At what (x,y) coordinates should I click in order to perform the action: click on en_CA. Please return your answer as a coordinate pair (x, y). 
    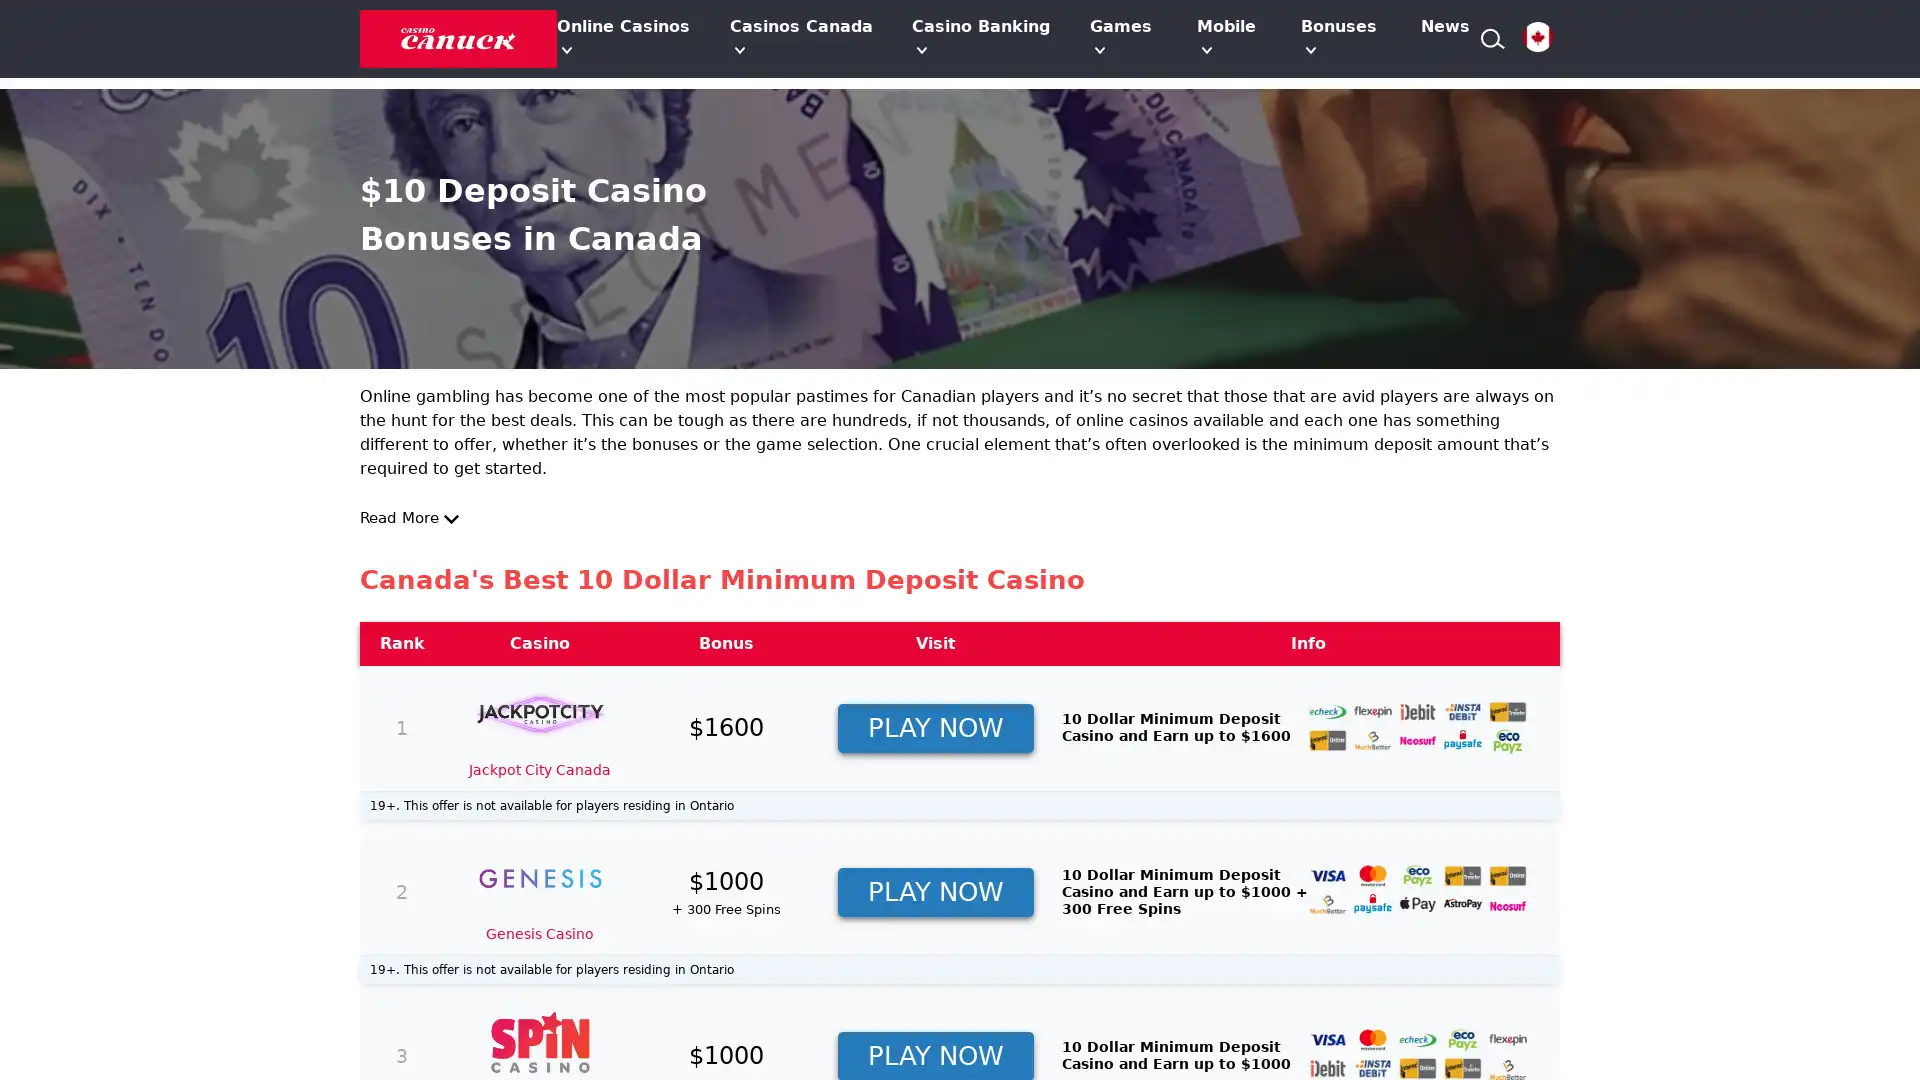
    Looking at the image, I should click on (1536, 38).